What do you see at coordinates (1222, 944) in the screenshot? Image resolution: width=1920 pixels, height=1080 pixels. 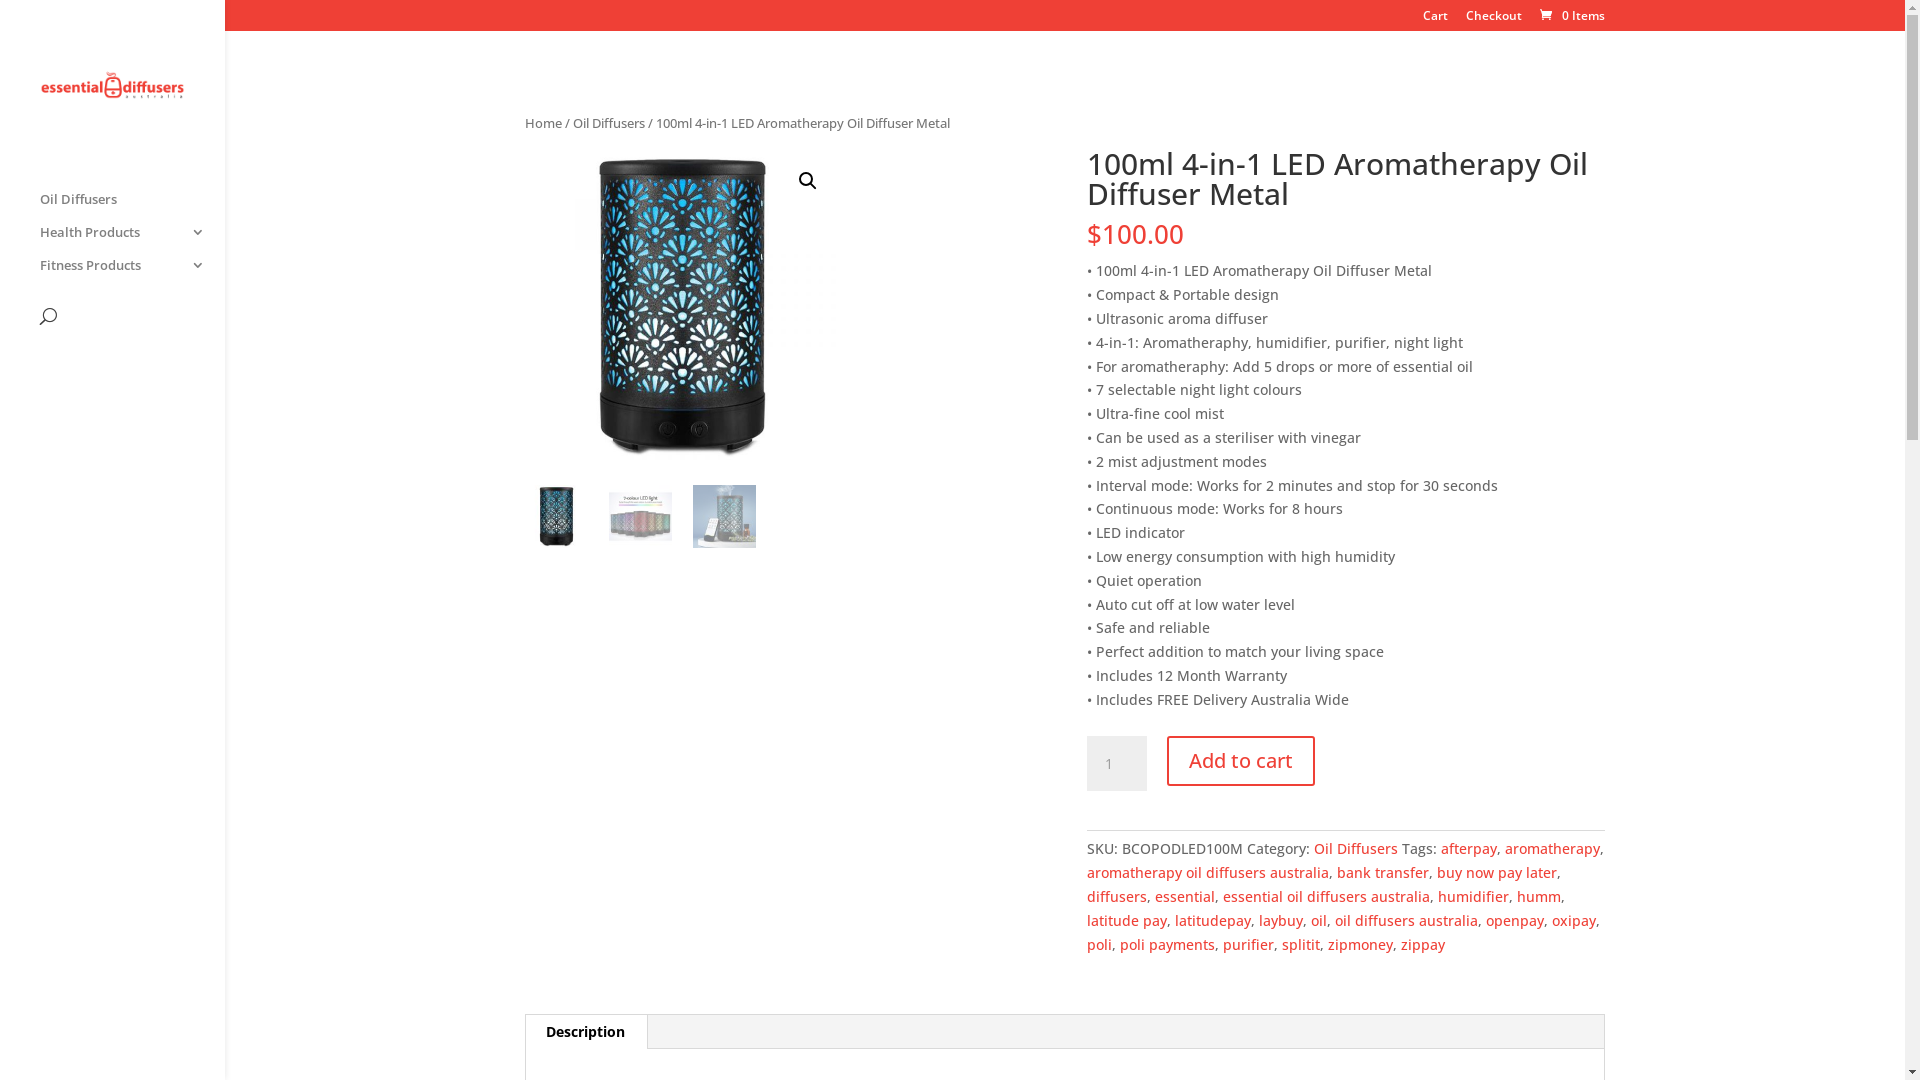 I see `'purifier'` at bounding box center [1222, 944].